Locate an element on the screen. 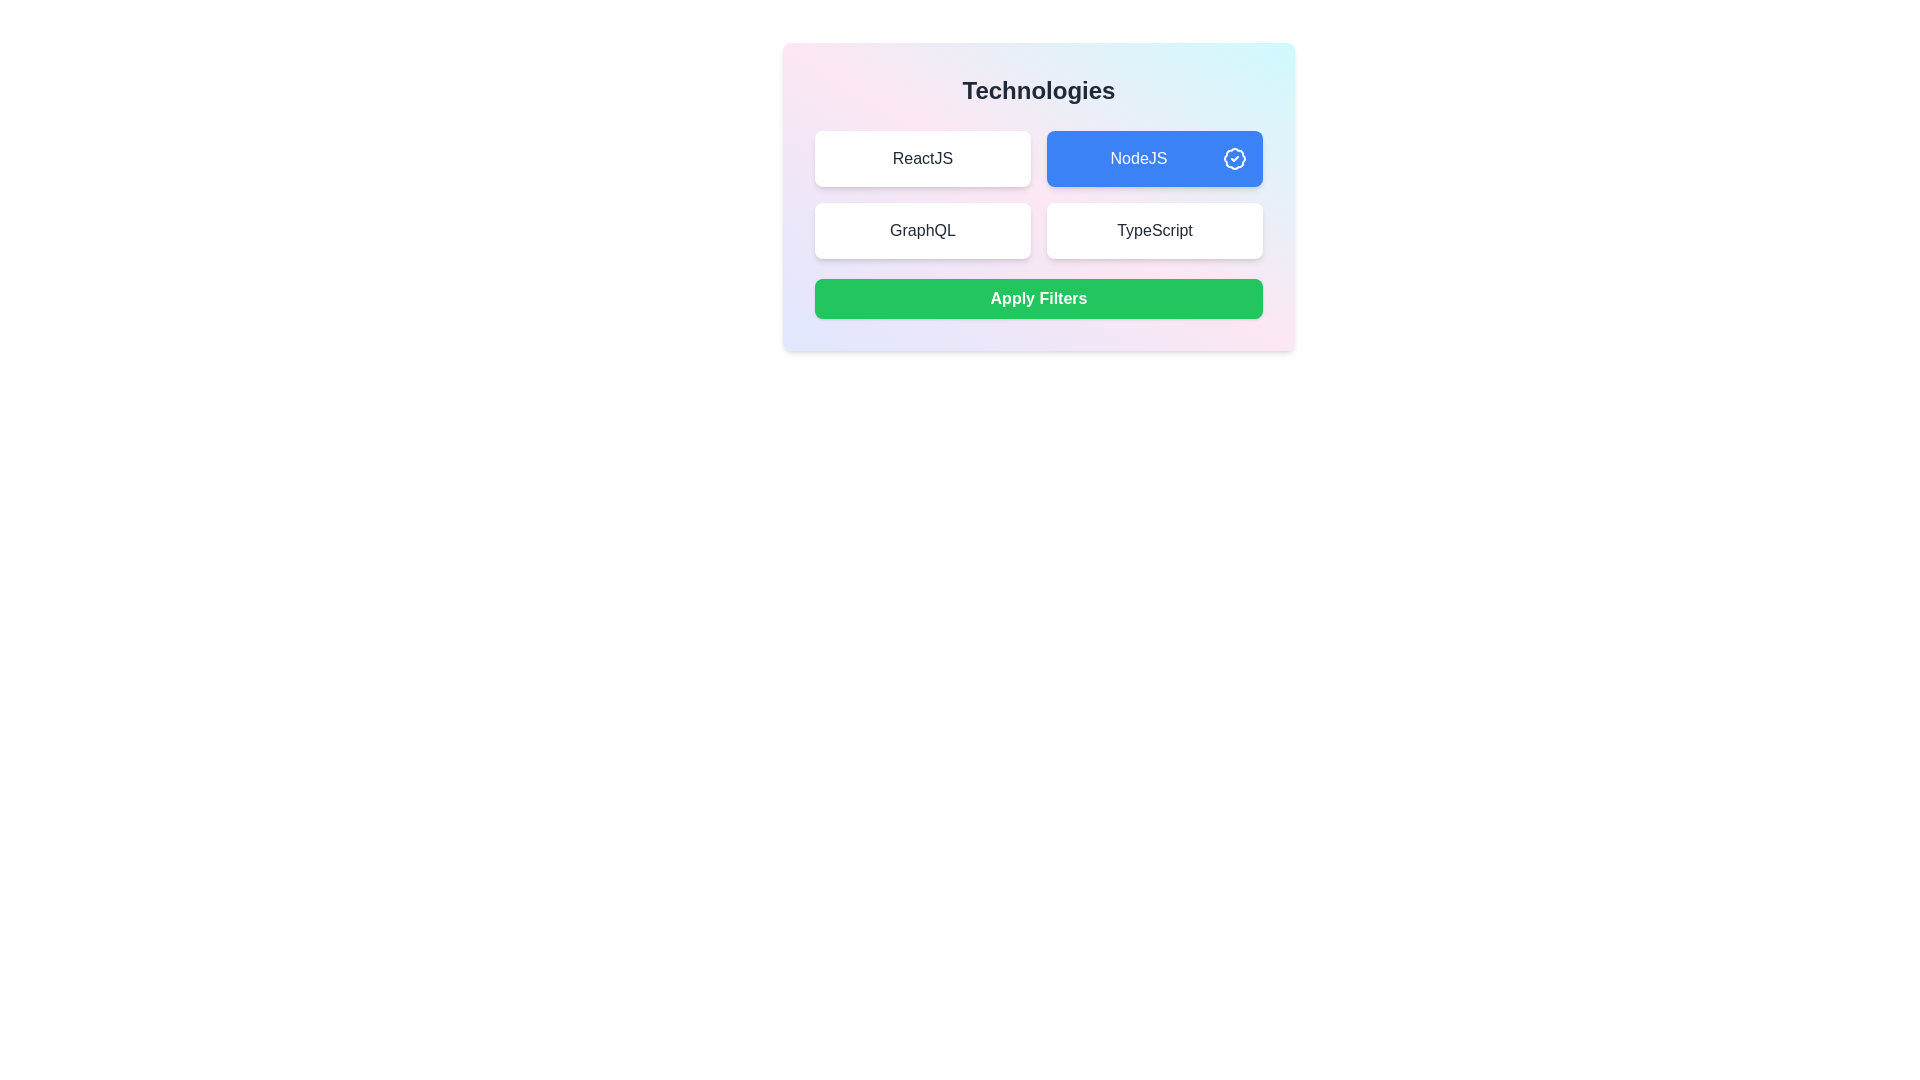 Image resolution: width=1920 pixels, height=1080 pixels. the chip with label ReactJS is located at coordinates (921, 157).